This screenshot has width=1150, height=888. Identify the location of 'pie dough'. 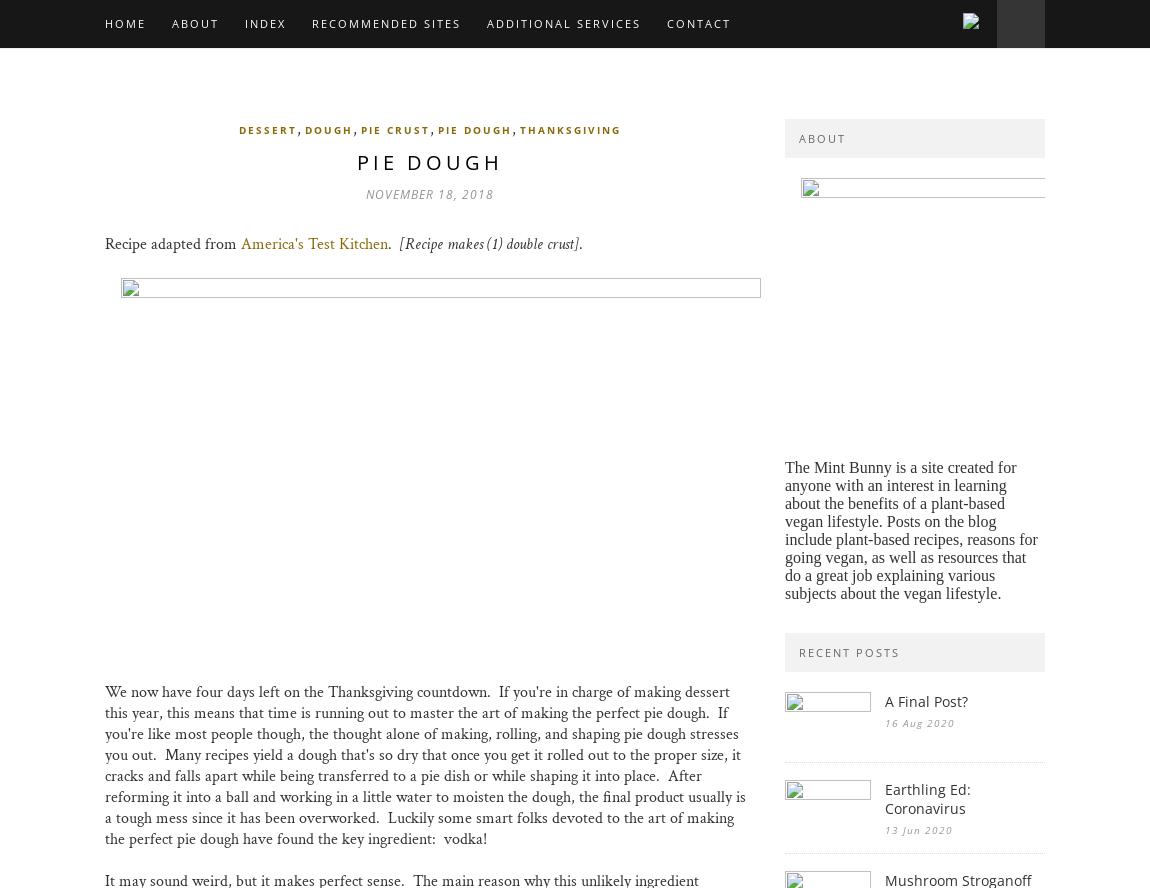
(474, 130).